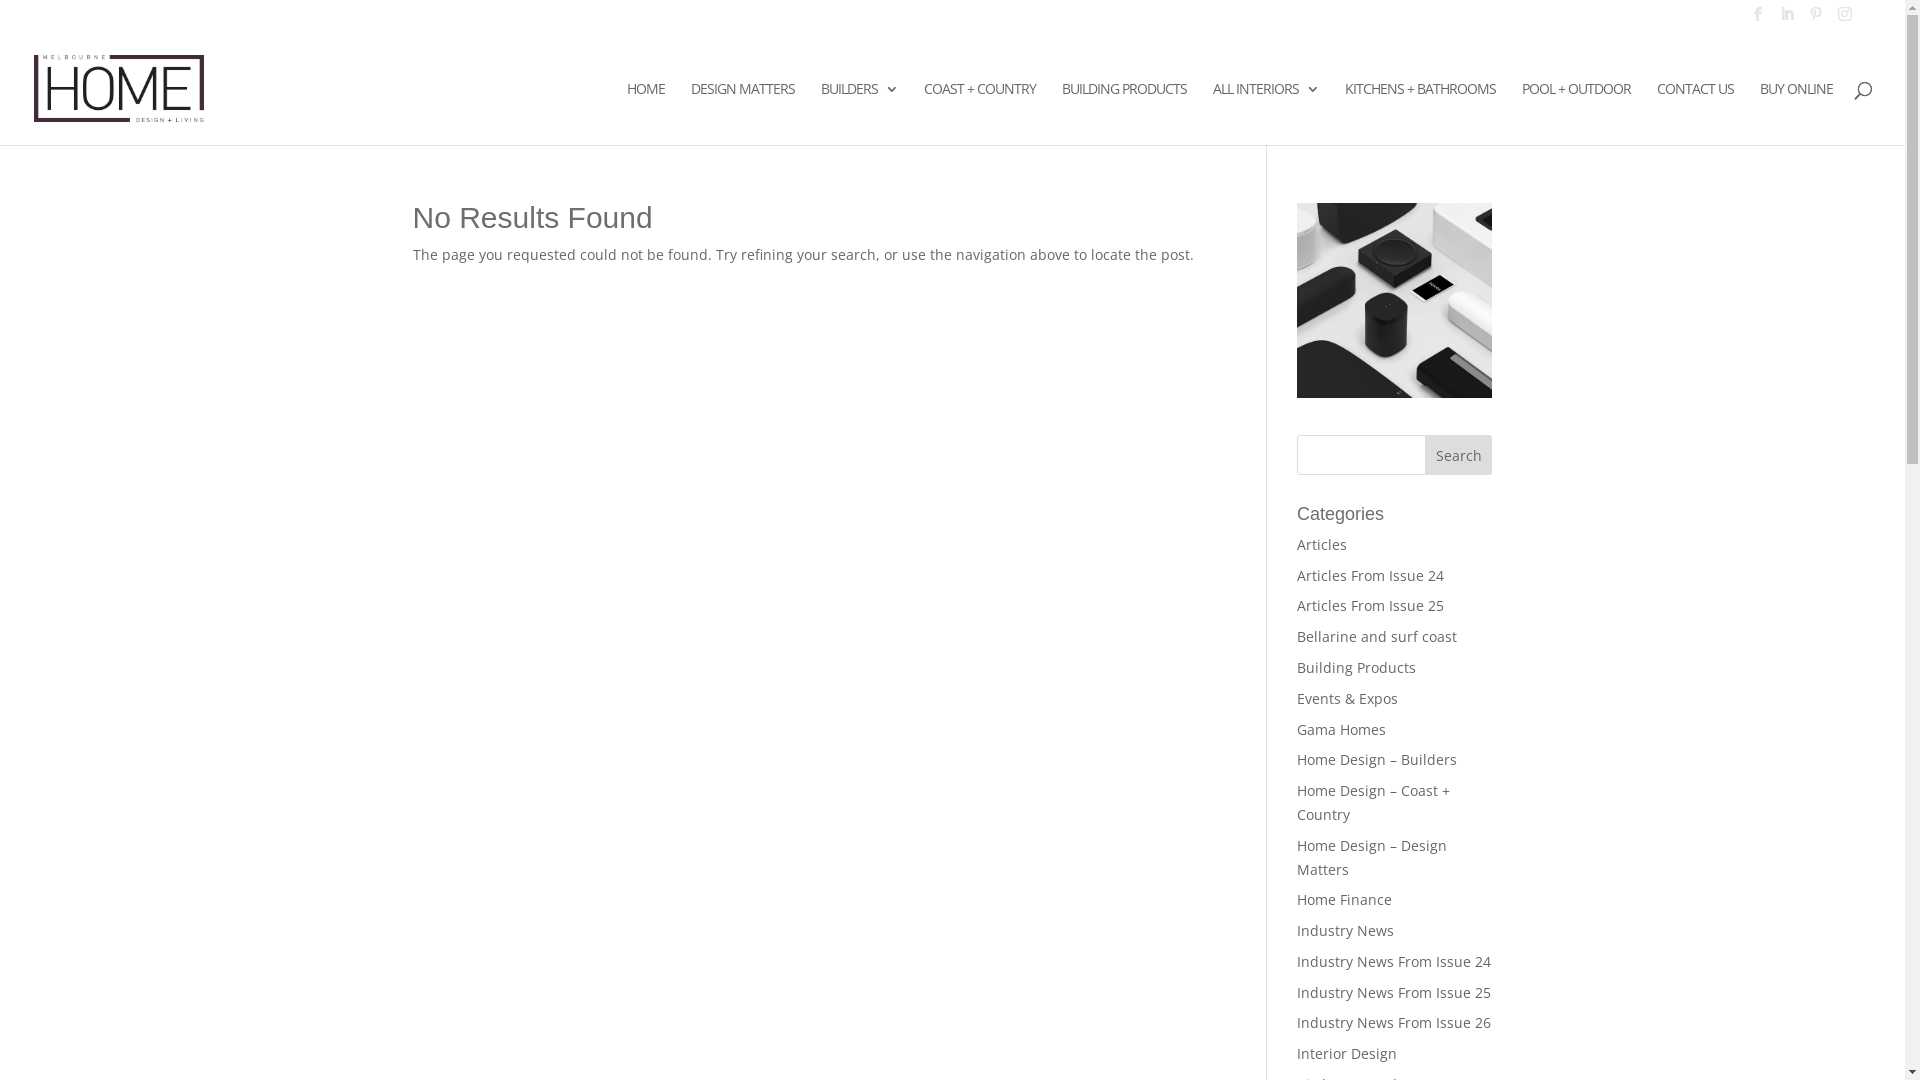  Describe the element at coordinates (742, 113) in the screenshot. I see `'DESIGN MATTERS'` at that location.